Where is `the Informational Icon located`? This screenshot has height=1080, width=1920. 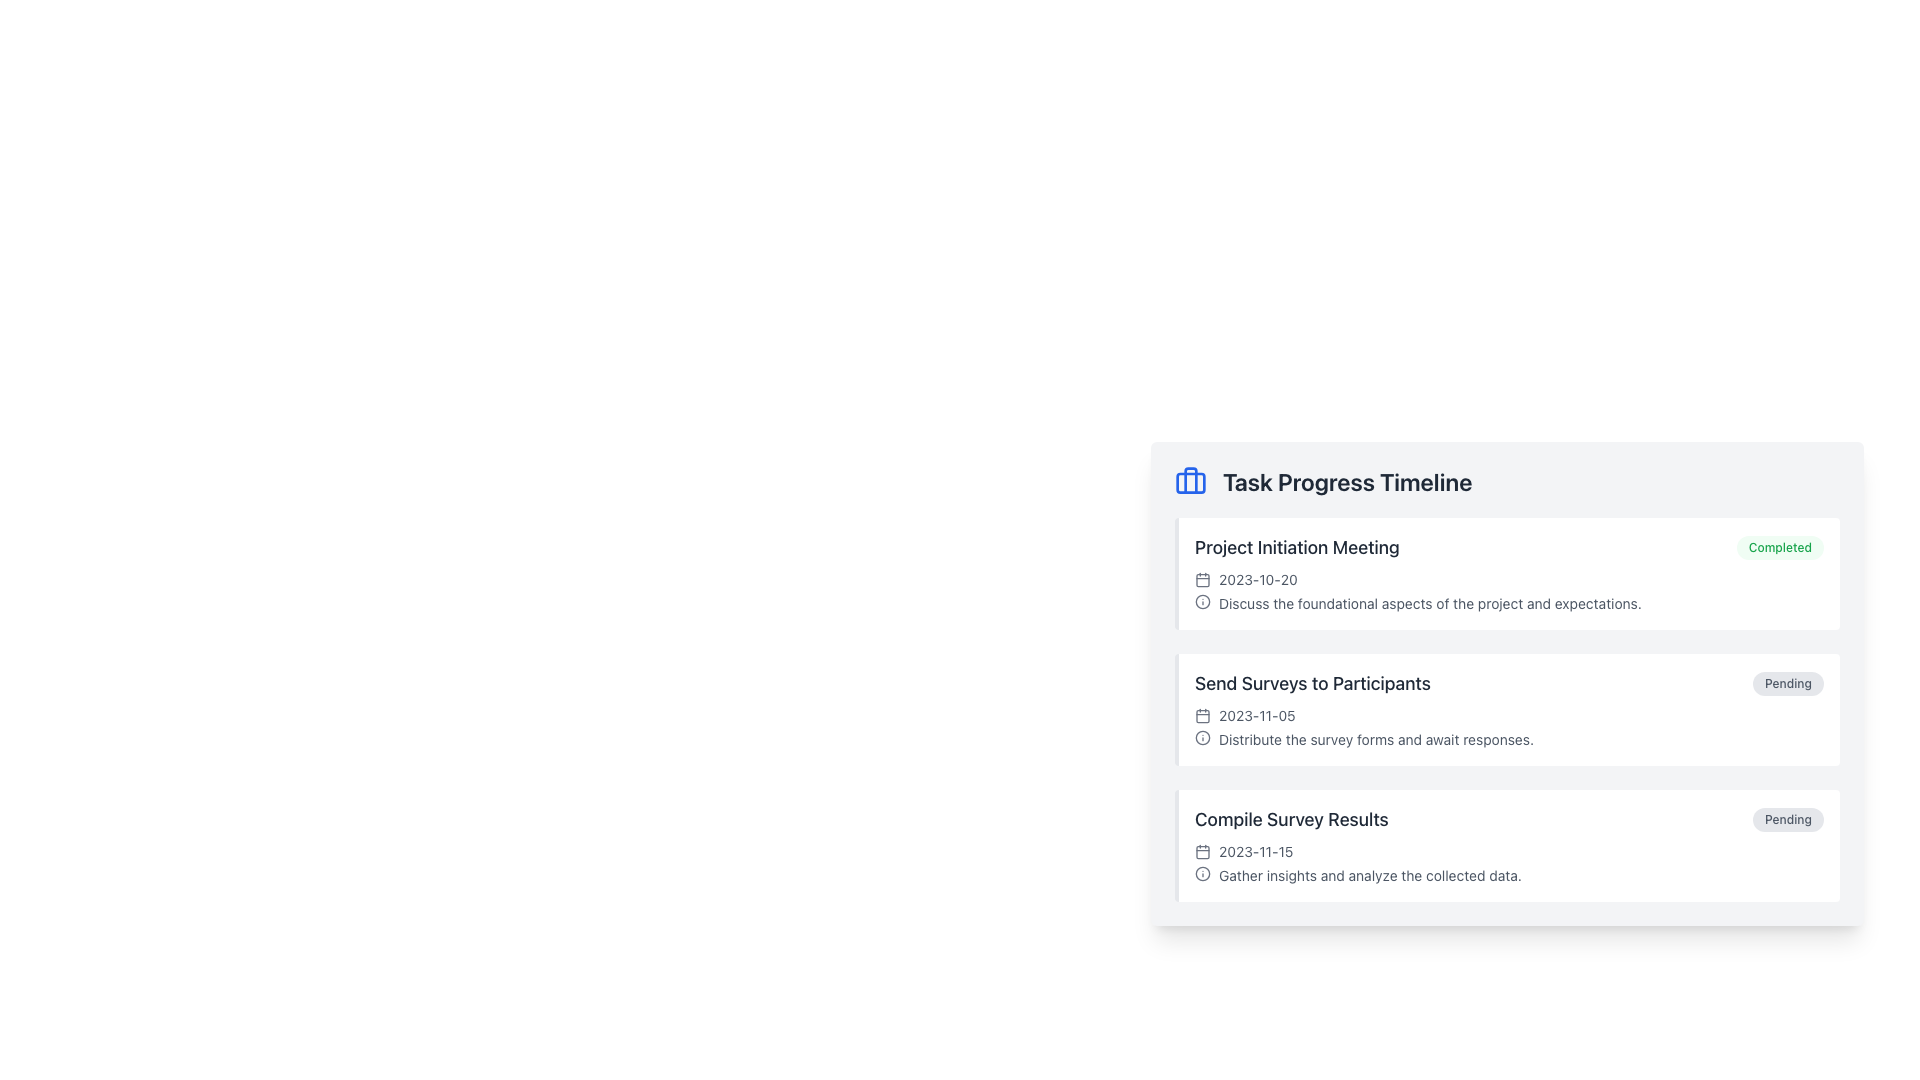
the Informational Icon located is located at coordinates (1202, 737).